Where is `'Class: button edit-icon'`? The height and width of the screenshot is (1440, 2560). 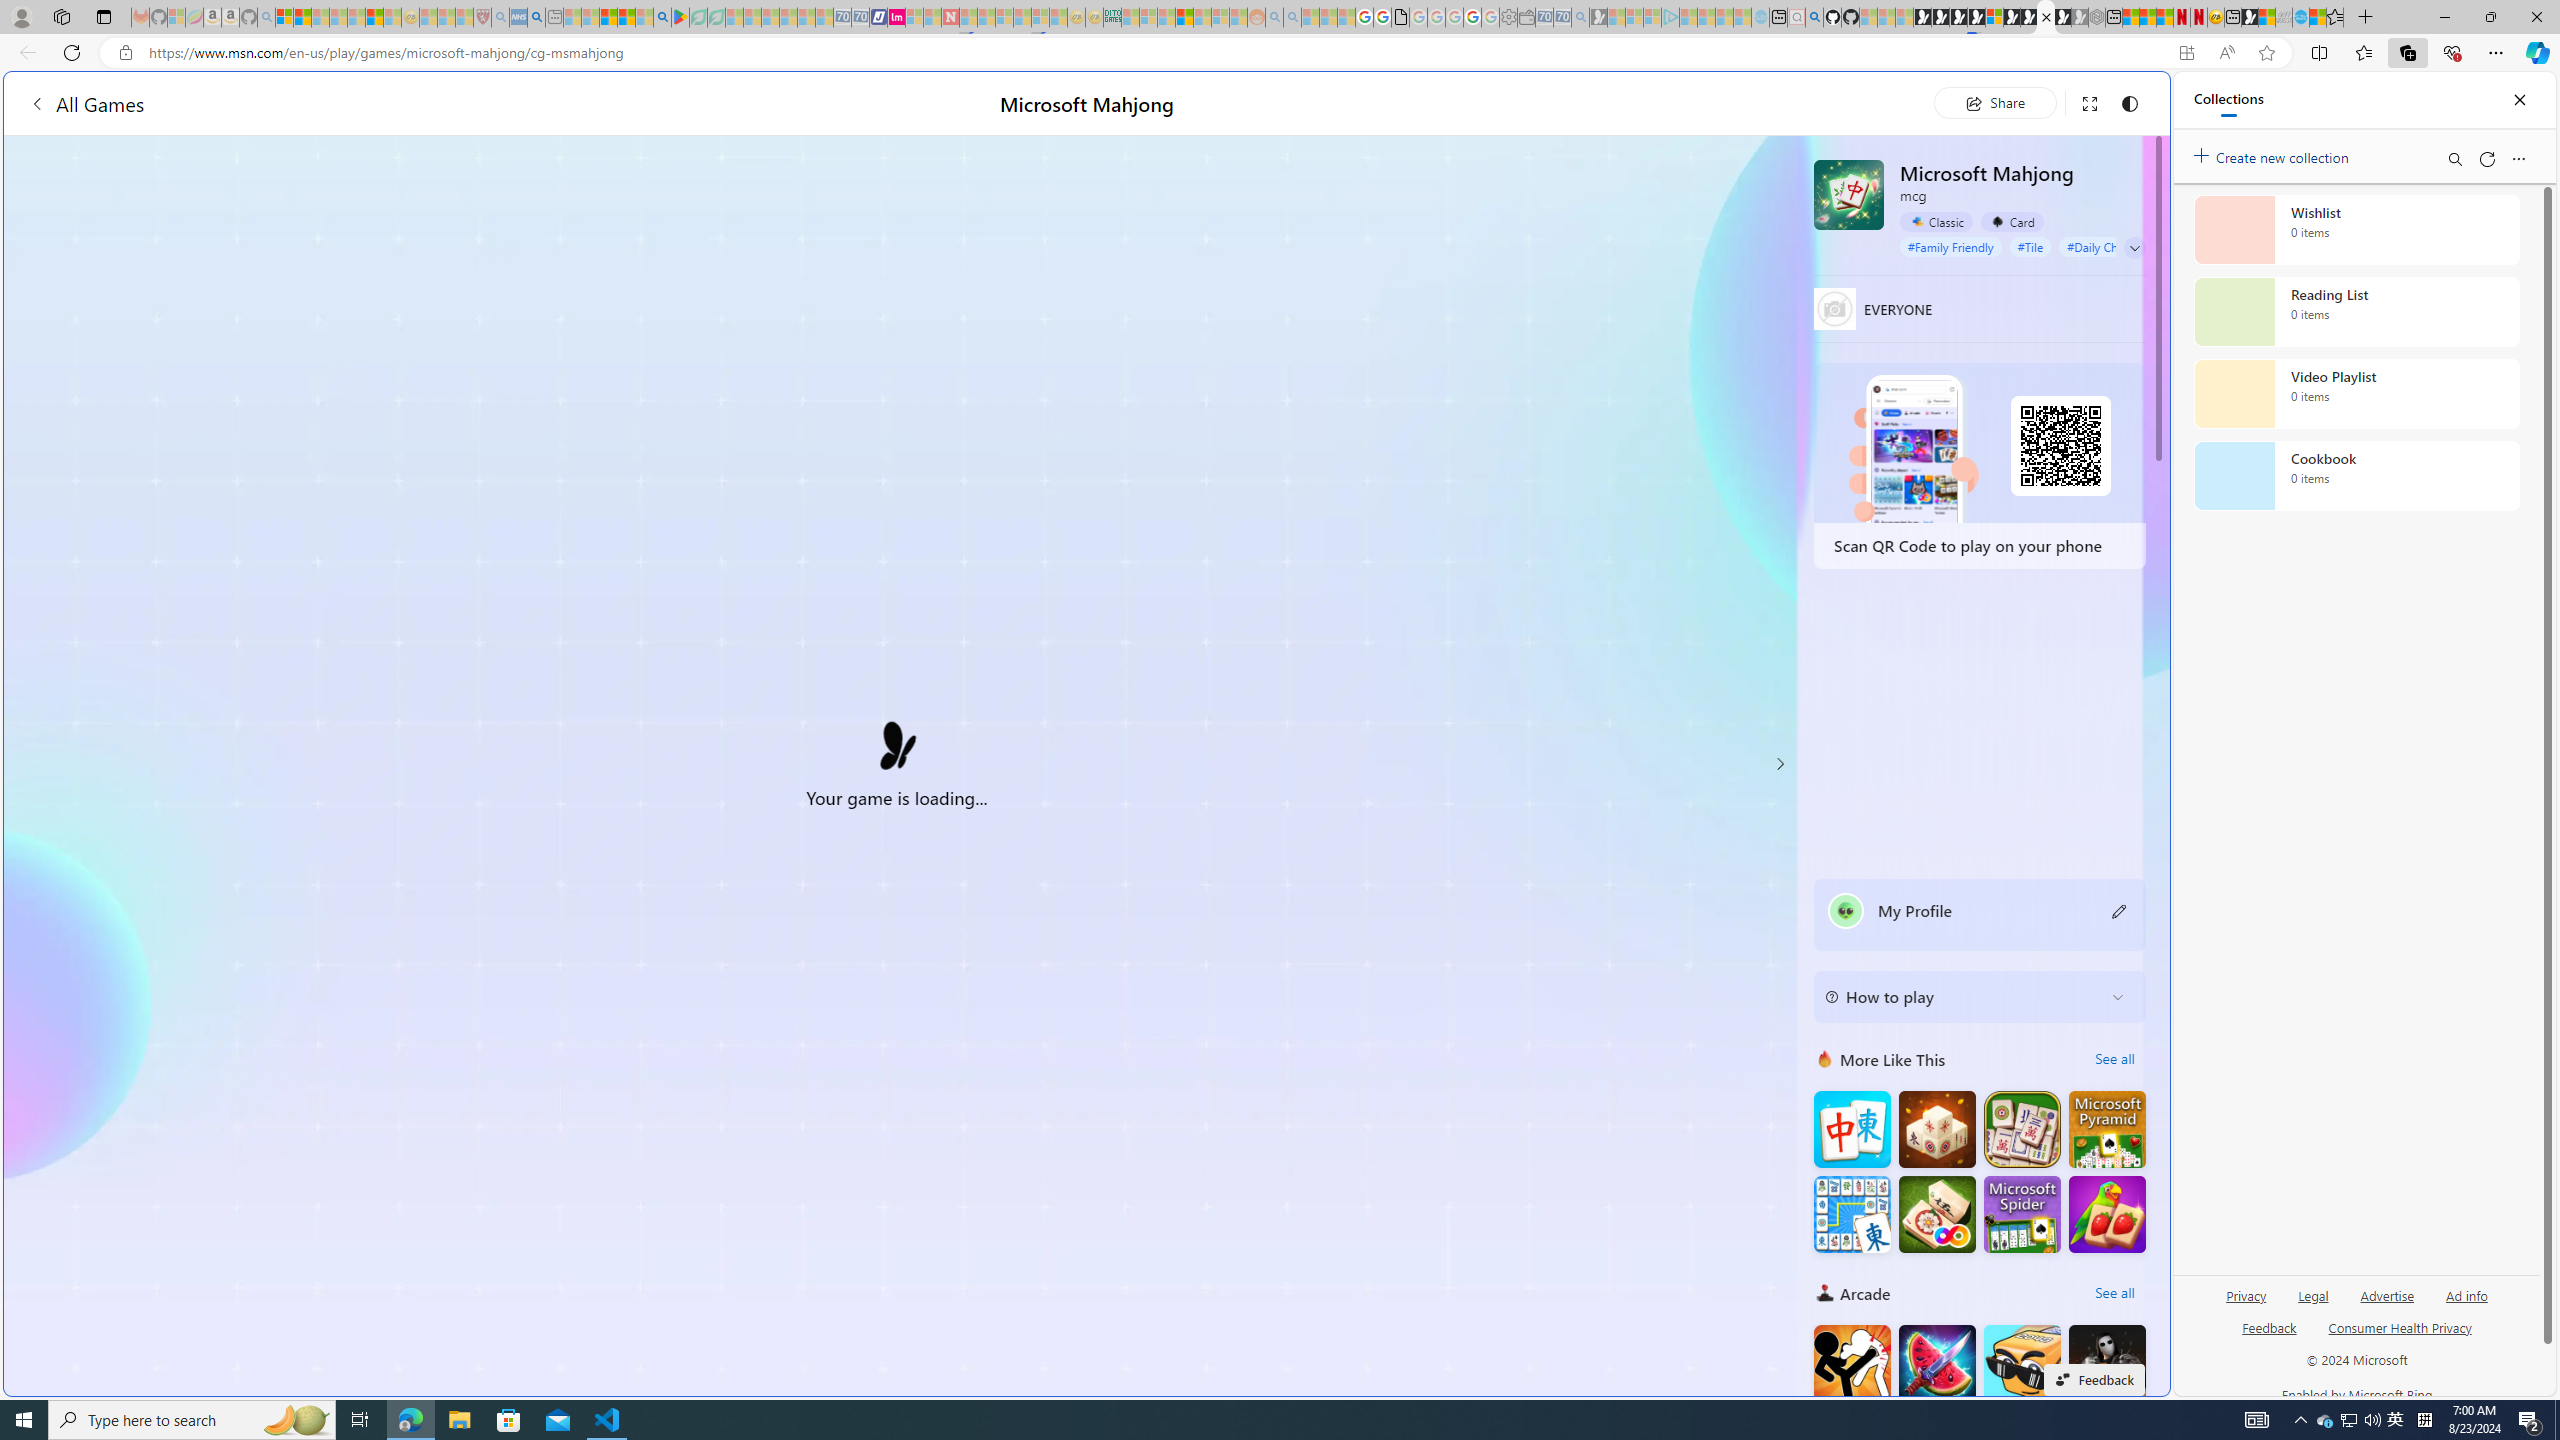
'Class: button edit-icon' is located at coordinates (2119, 909).